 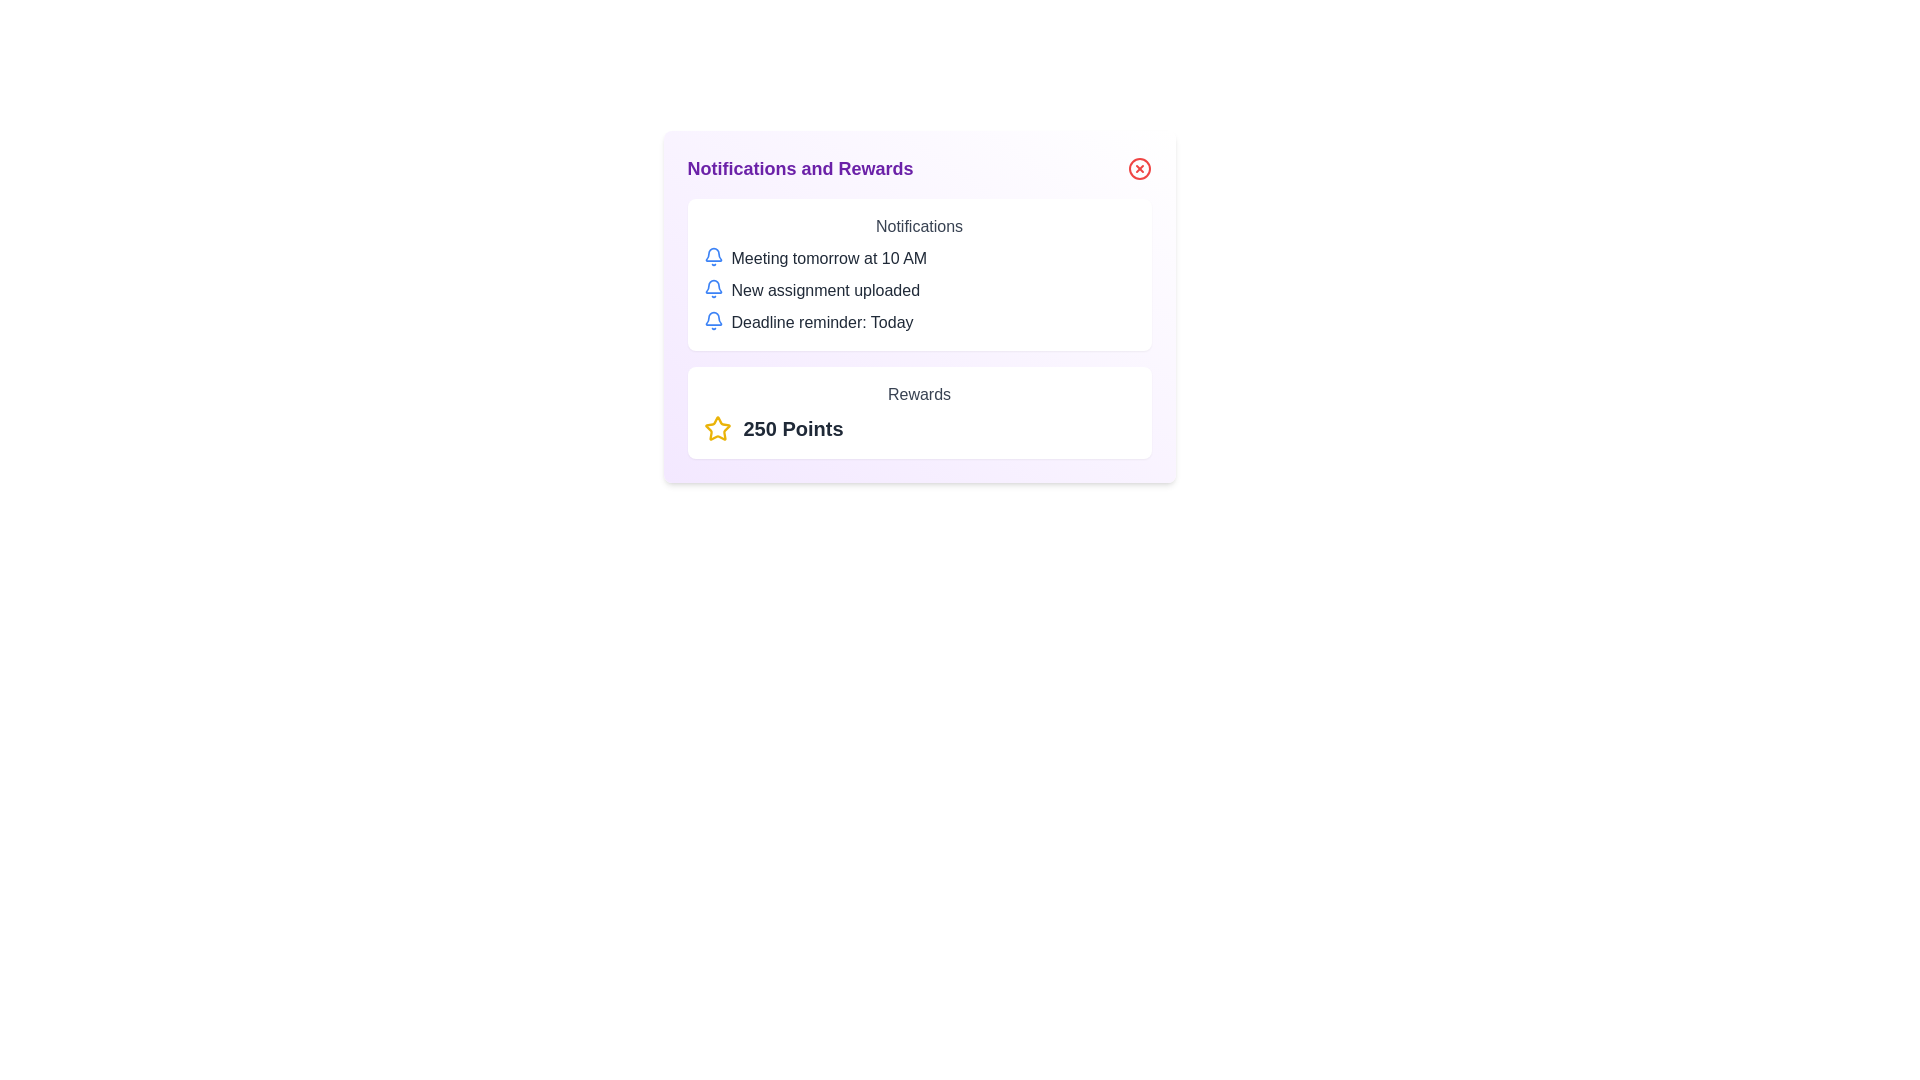 What do you see at coordinates (918, 290) in the screenshot?
I see `notification content of the second notification item displaying 'New assignment uploaded' in the Notifications and Rewards panel` at bounding box center [918, 290].